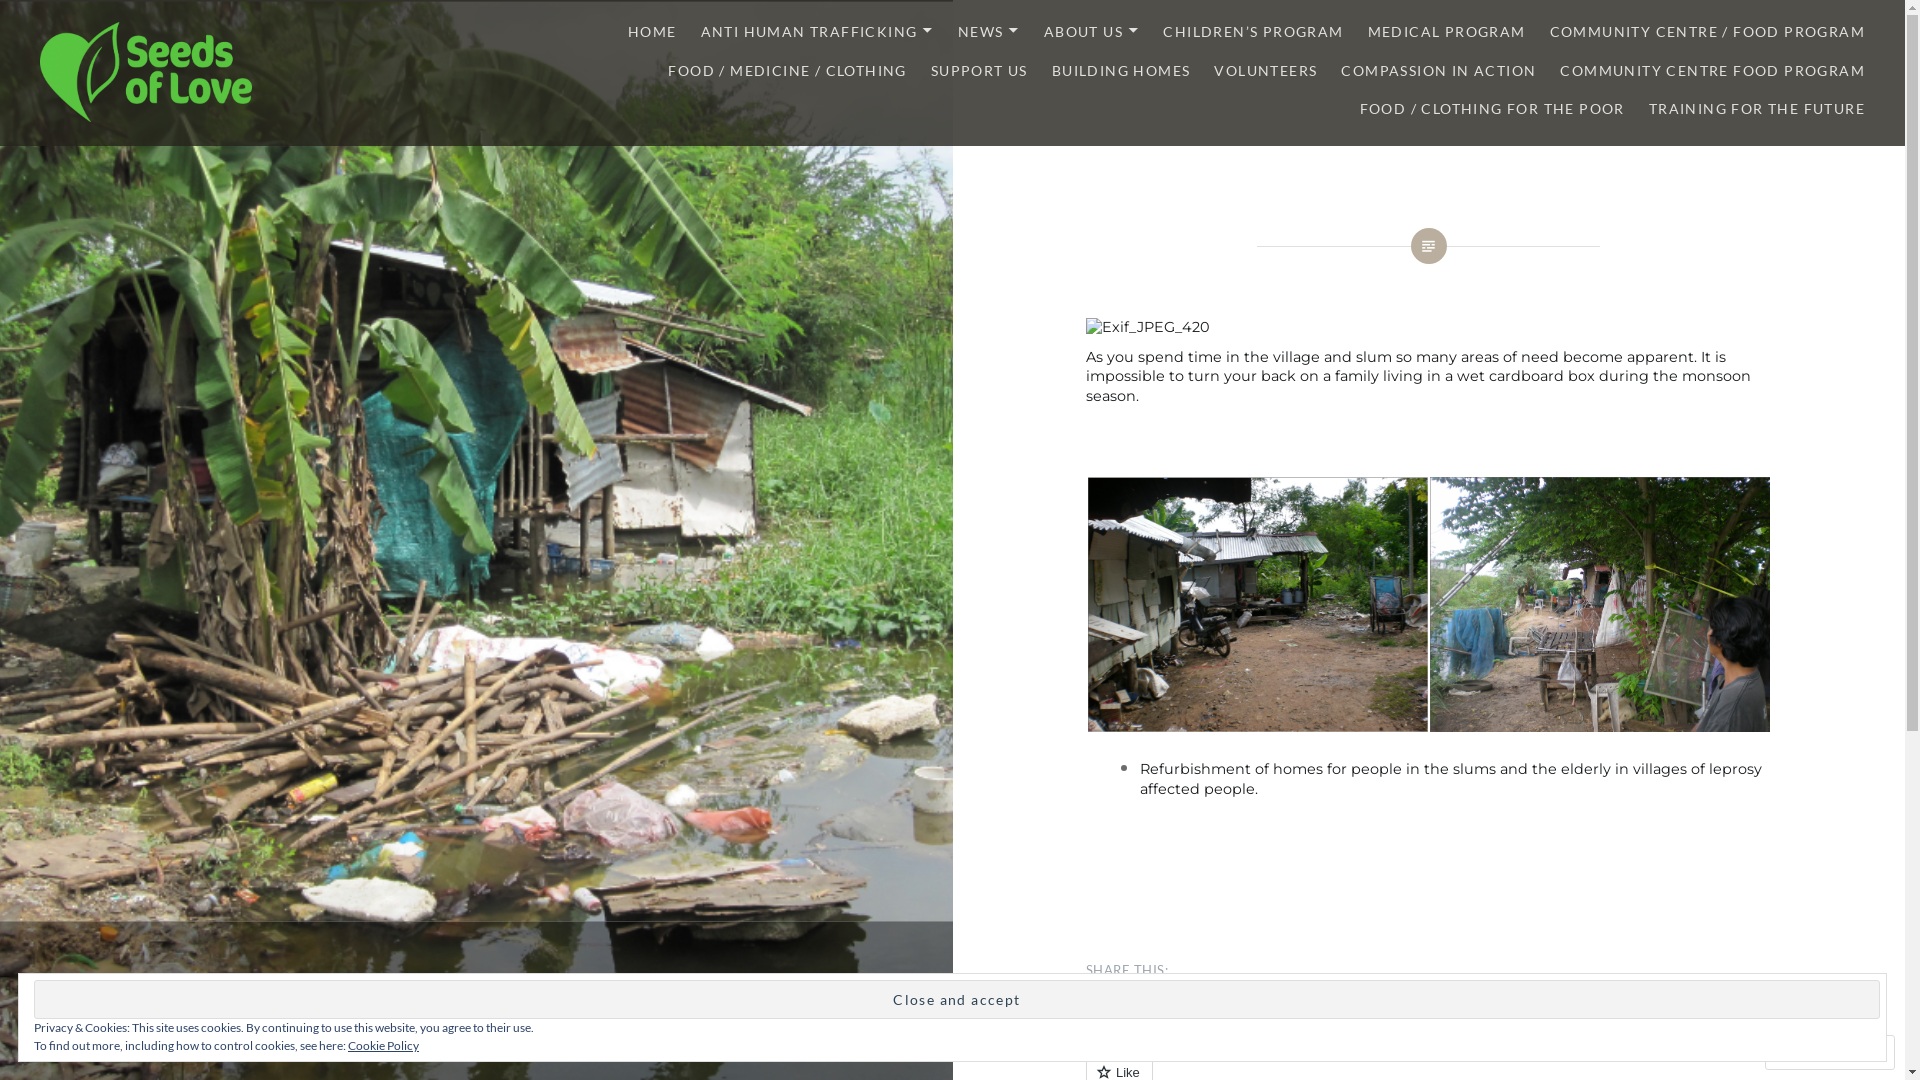 Image resolution: width=1920 pixels, height=1080 pixels. What do you see at coordinates (1649, 109) in the screenshot?
I see `'TRAINING FOR THE FUTURE'` at bounding box center [1649, 109].